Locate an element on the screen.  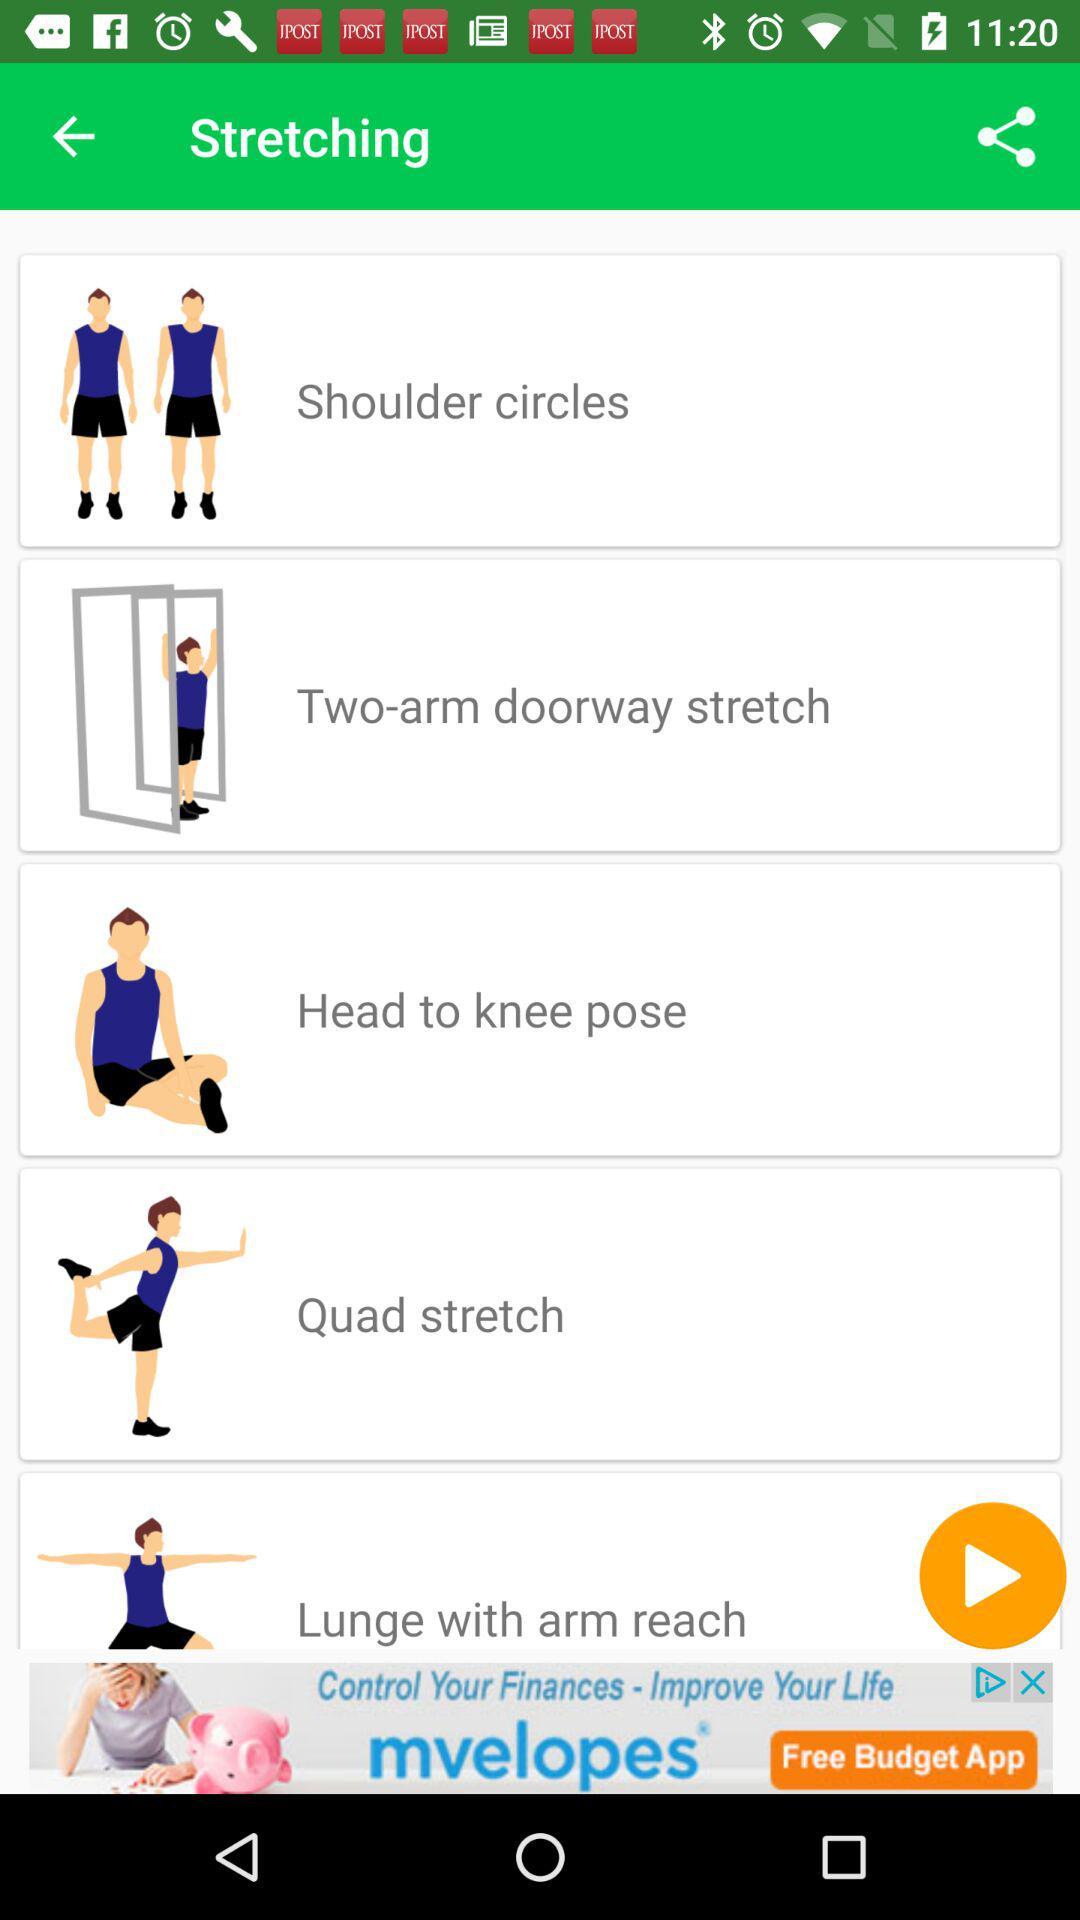
the play icon is located at coordinates (992, 1574).